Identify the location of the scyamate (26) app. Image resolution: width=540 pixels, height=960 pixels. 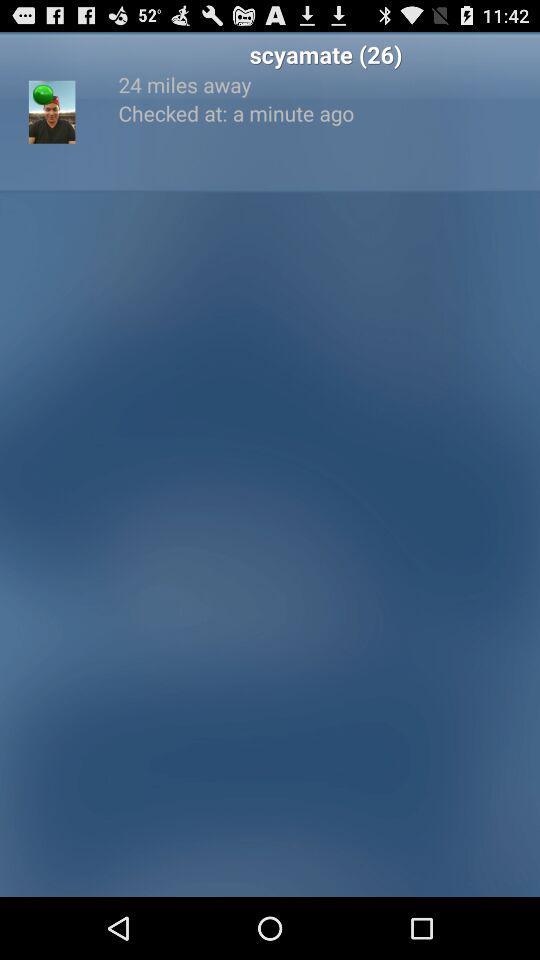
(325, 53).